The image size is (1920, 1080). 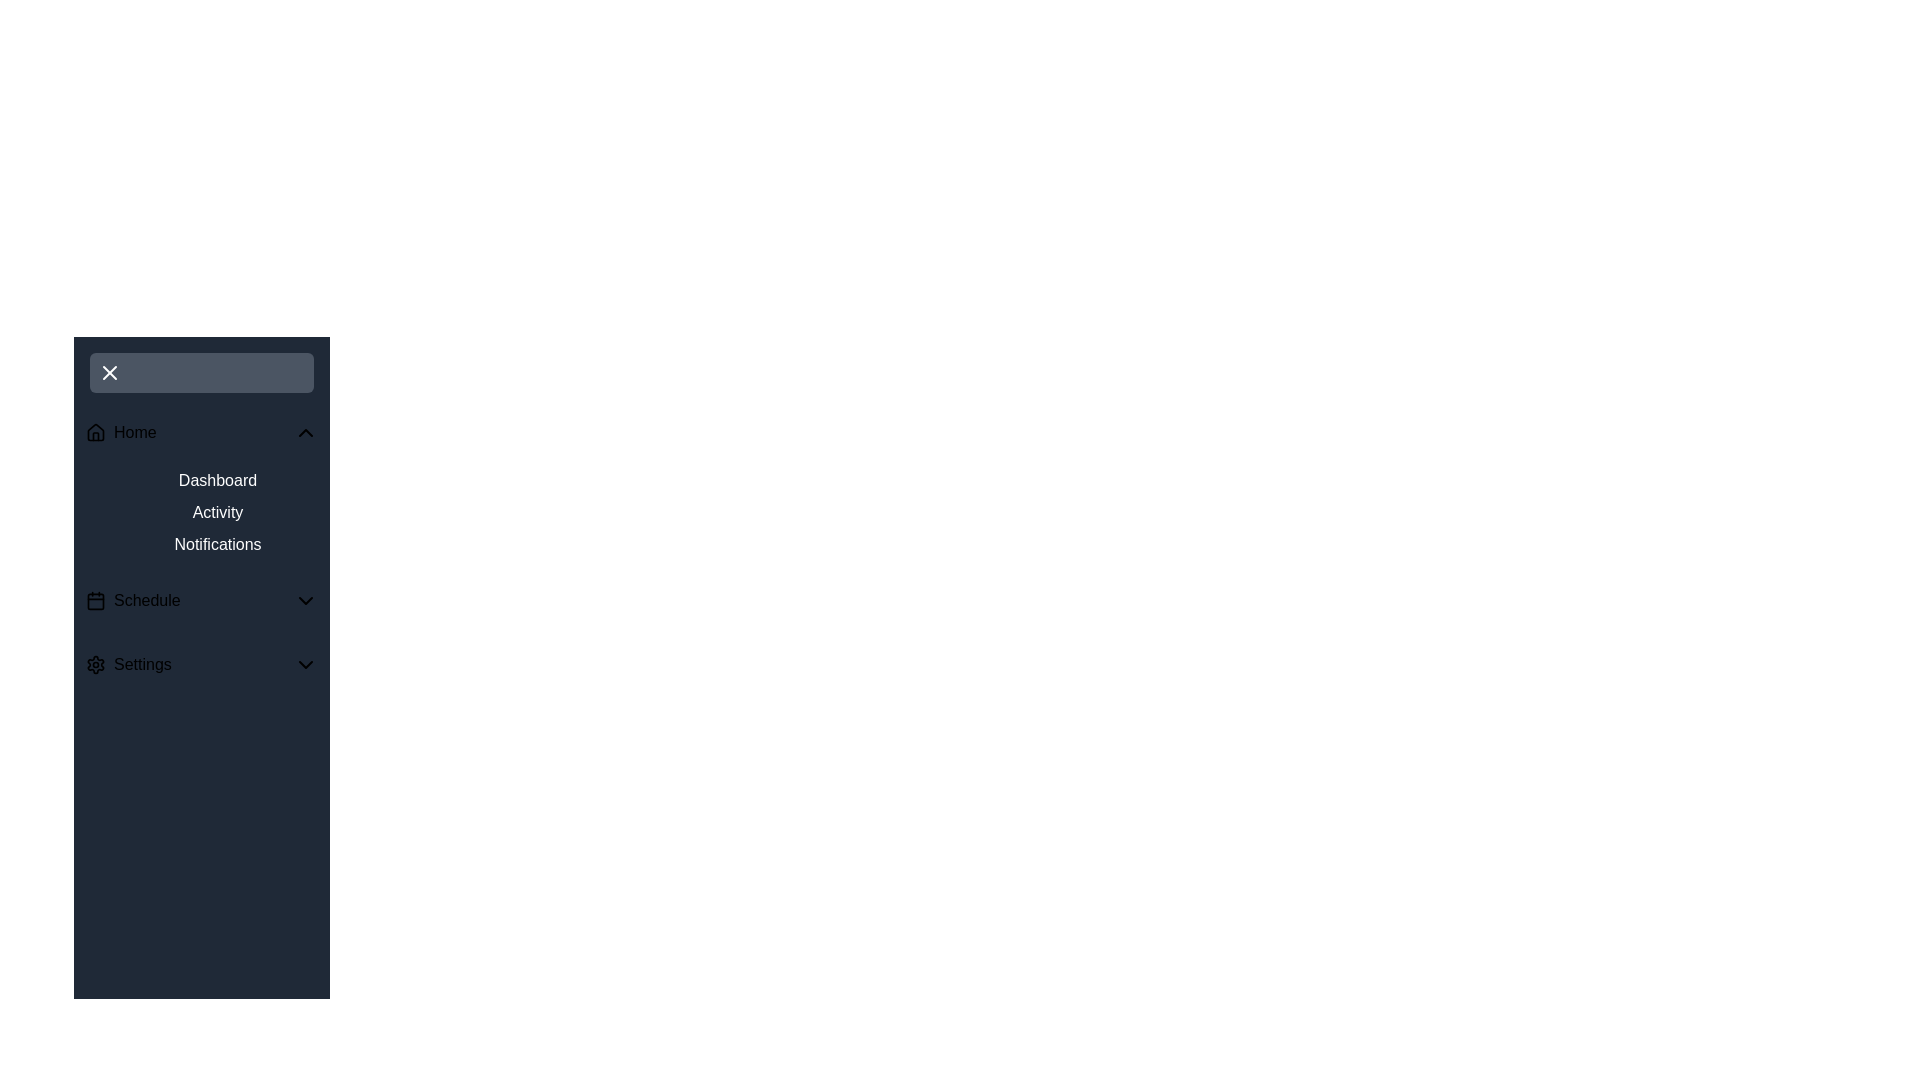 What do you see at coordinates (127, 664) in the screenshot?
I see `the settings menu item located in the lower section of the vertical sidebar menu using keyboard navigation` at bounding box center [127, 664].